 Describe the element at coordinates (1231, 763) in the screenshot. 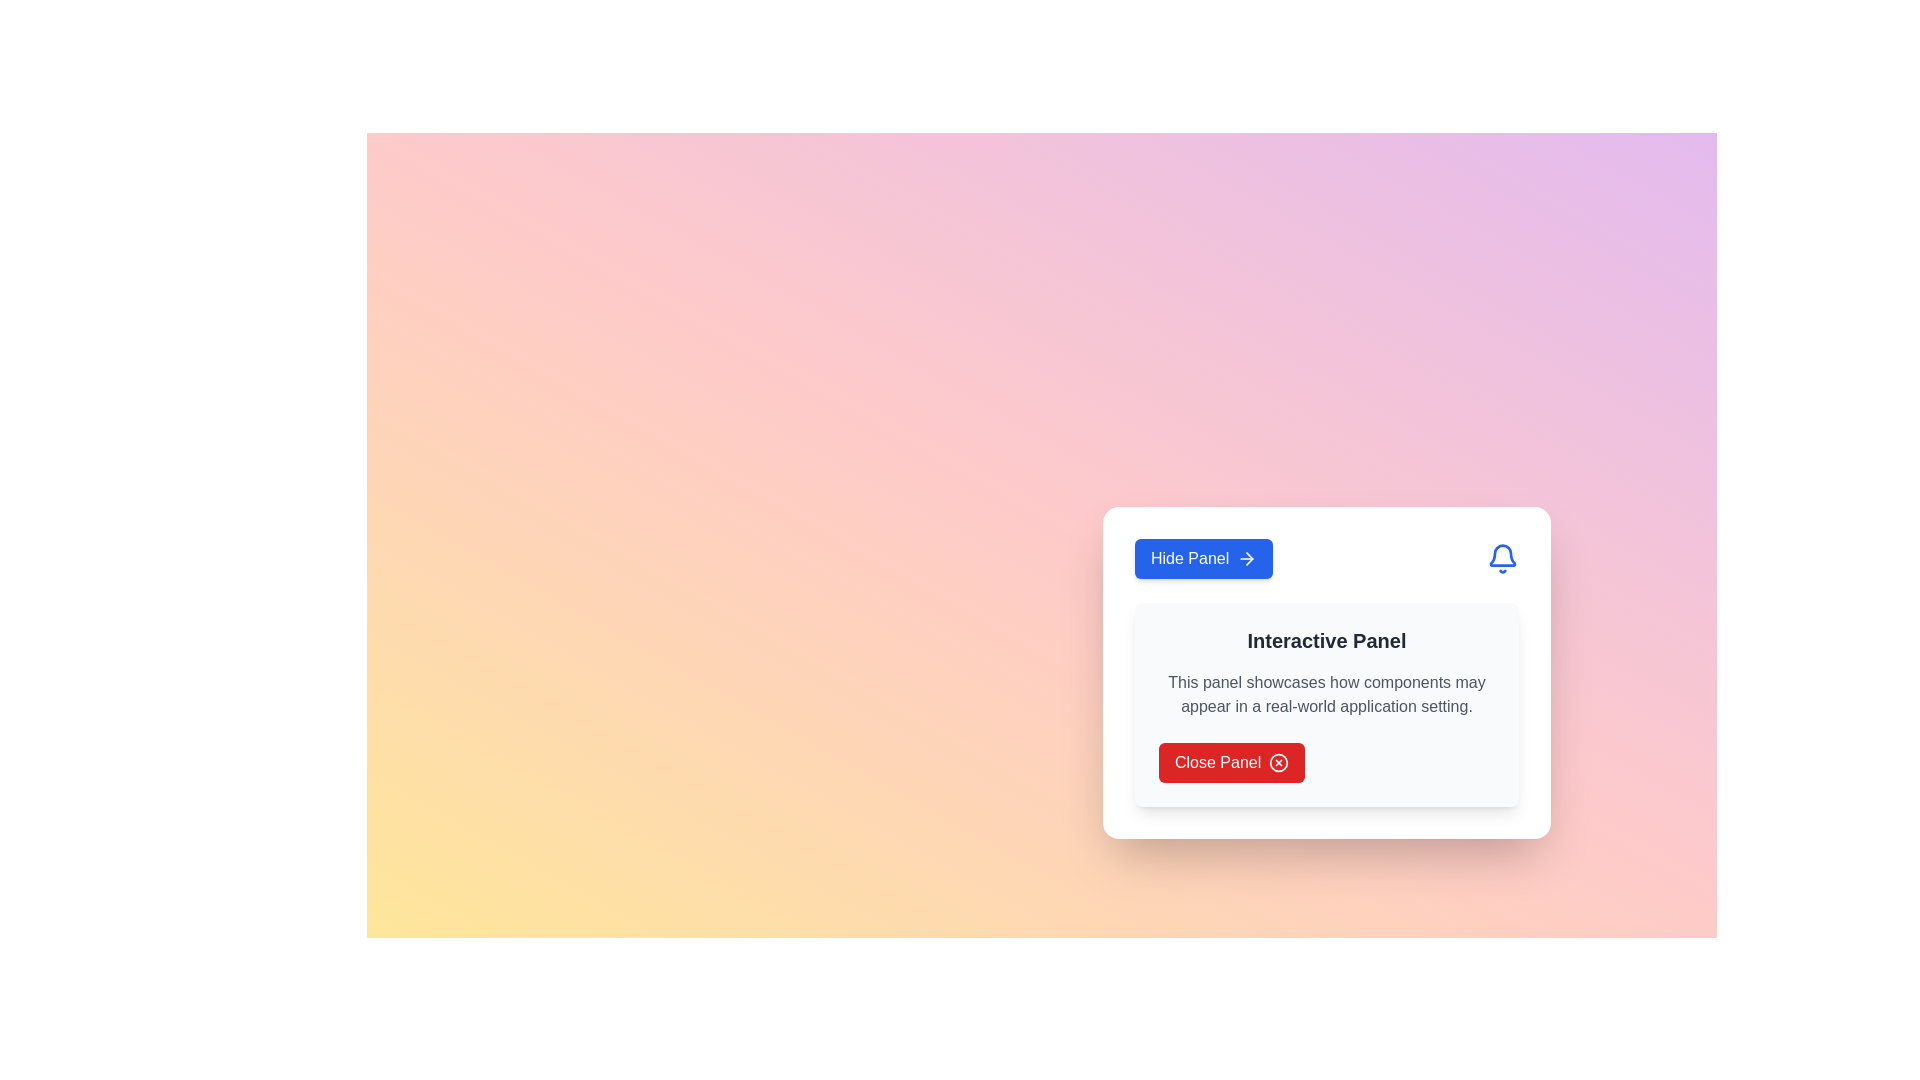

I see `the red 'Close Panel' button with white text and an 'X' icon for accessibility navigation` at that location.